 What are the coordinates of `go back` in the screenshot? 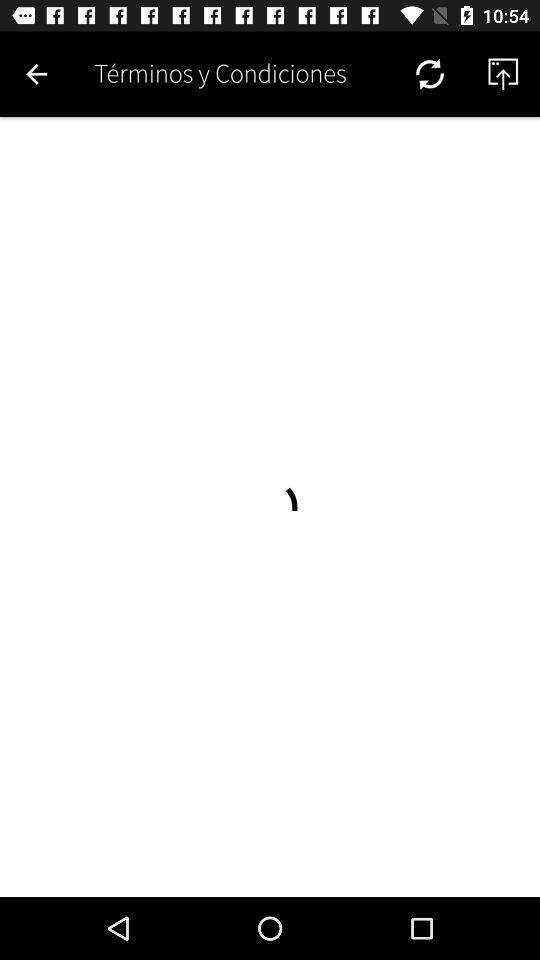 It's located at (36, 74).